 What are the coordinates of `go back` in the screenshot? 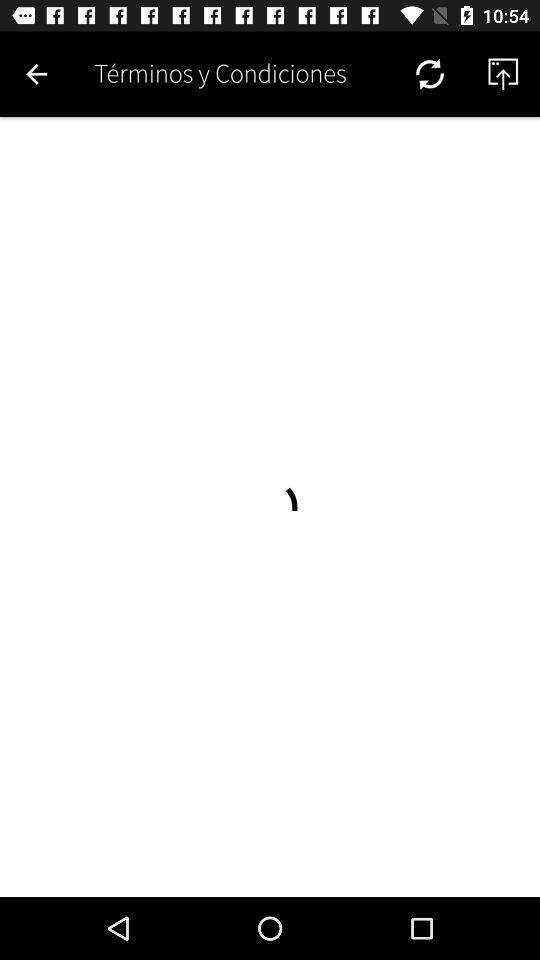 It's located at (36, 74).